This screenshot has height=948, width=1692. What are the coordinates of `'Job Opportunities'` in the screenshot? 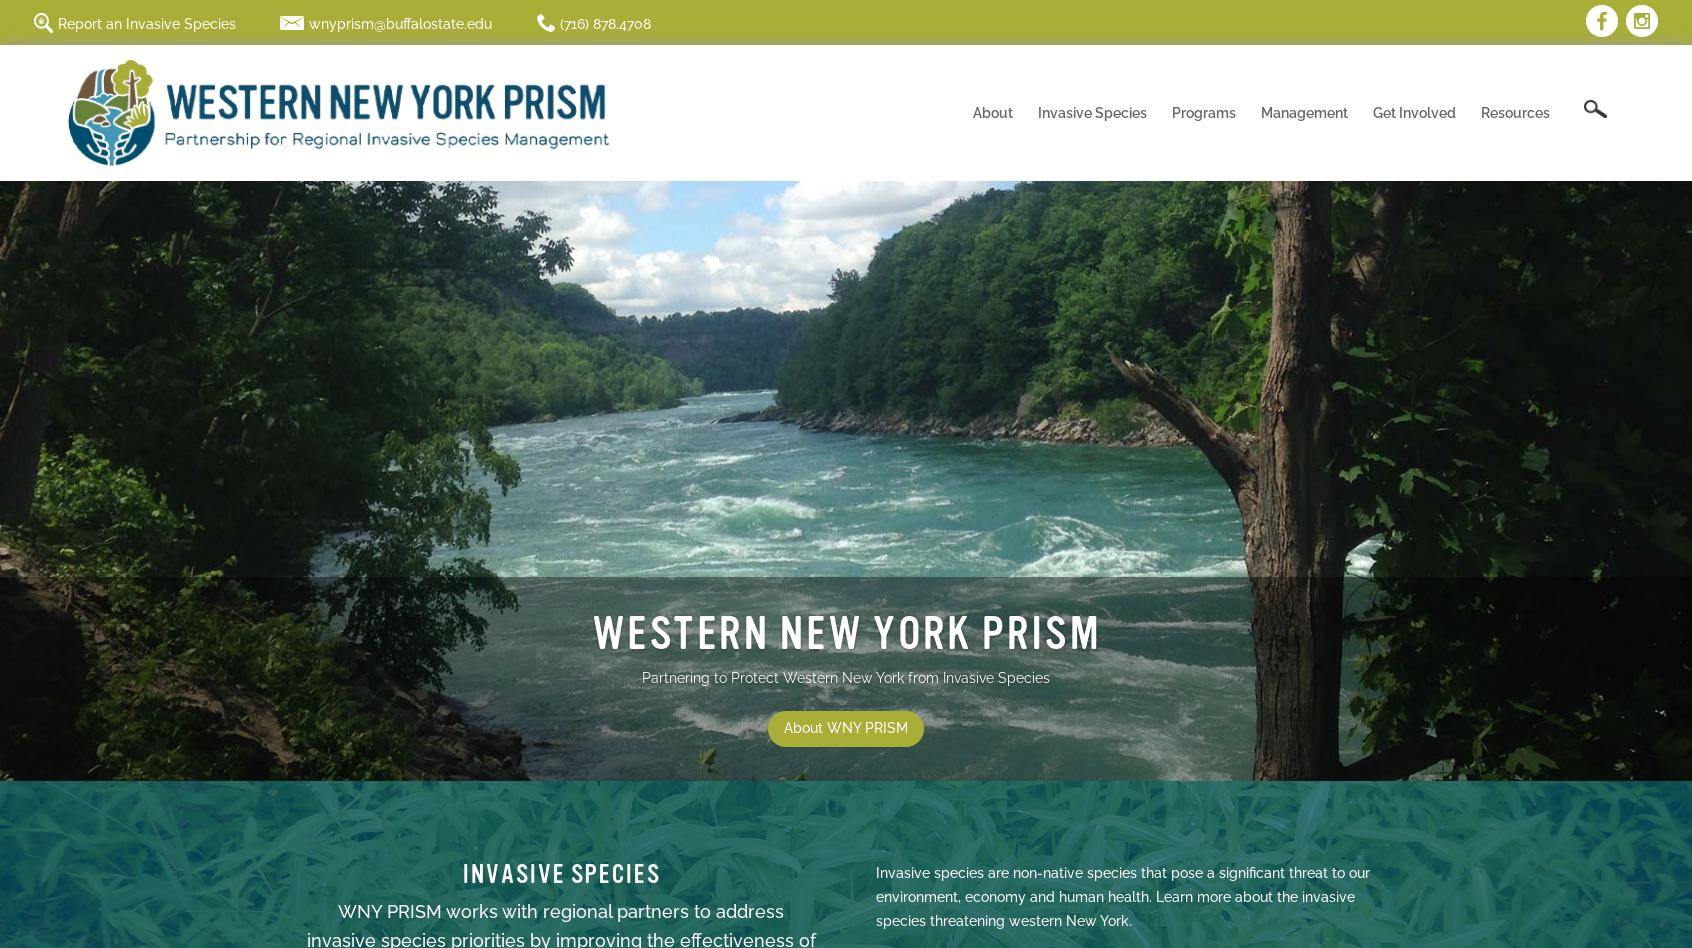 It's located at (1070, 394).